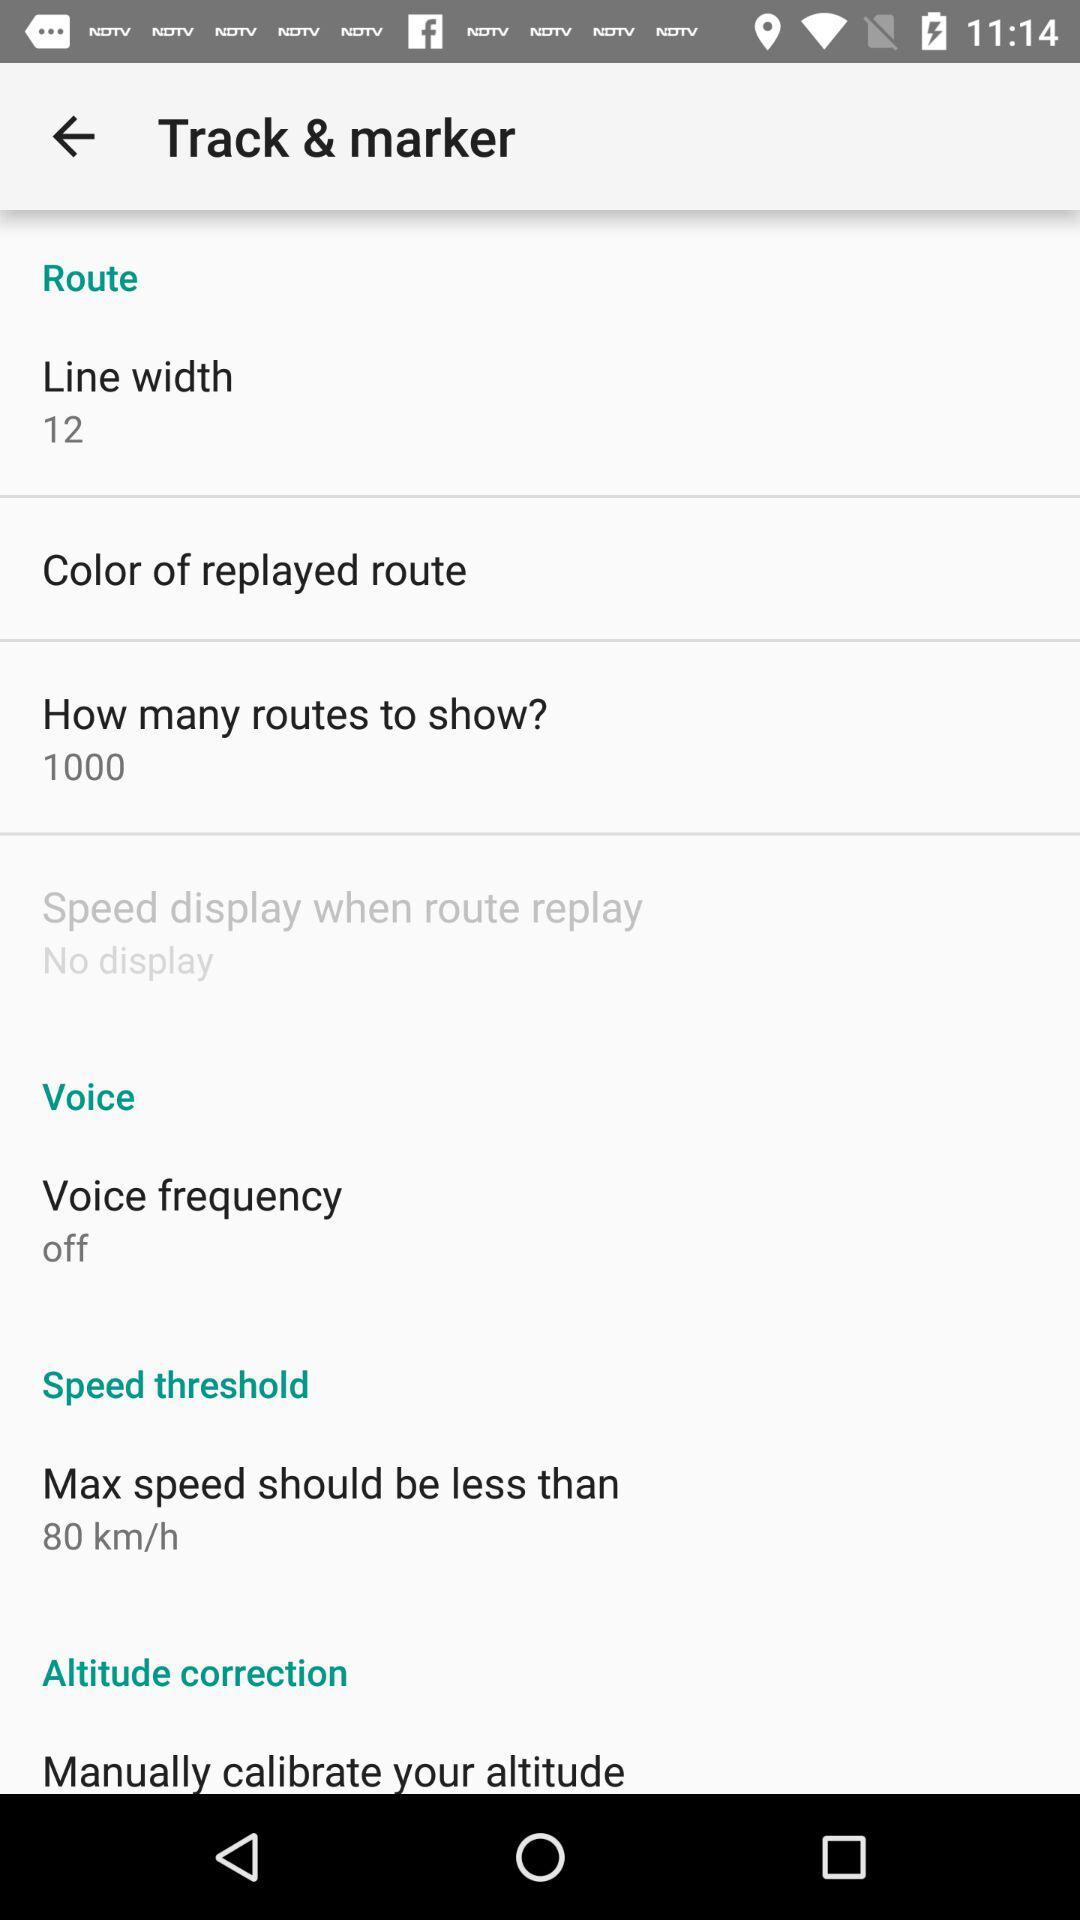 Image resolution: width=1080 pixels, height=1920 pixels. Describe the element at coordinates (540, 1361) in the screenshot. I see `speed threshold item` at that location.